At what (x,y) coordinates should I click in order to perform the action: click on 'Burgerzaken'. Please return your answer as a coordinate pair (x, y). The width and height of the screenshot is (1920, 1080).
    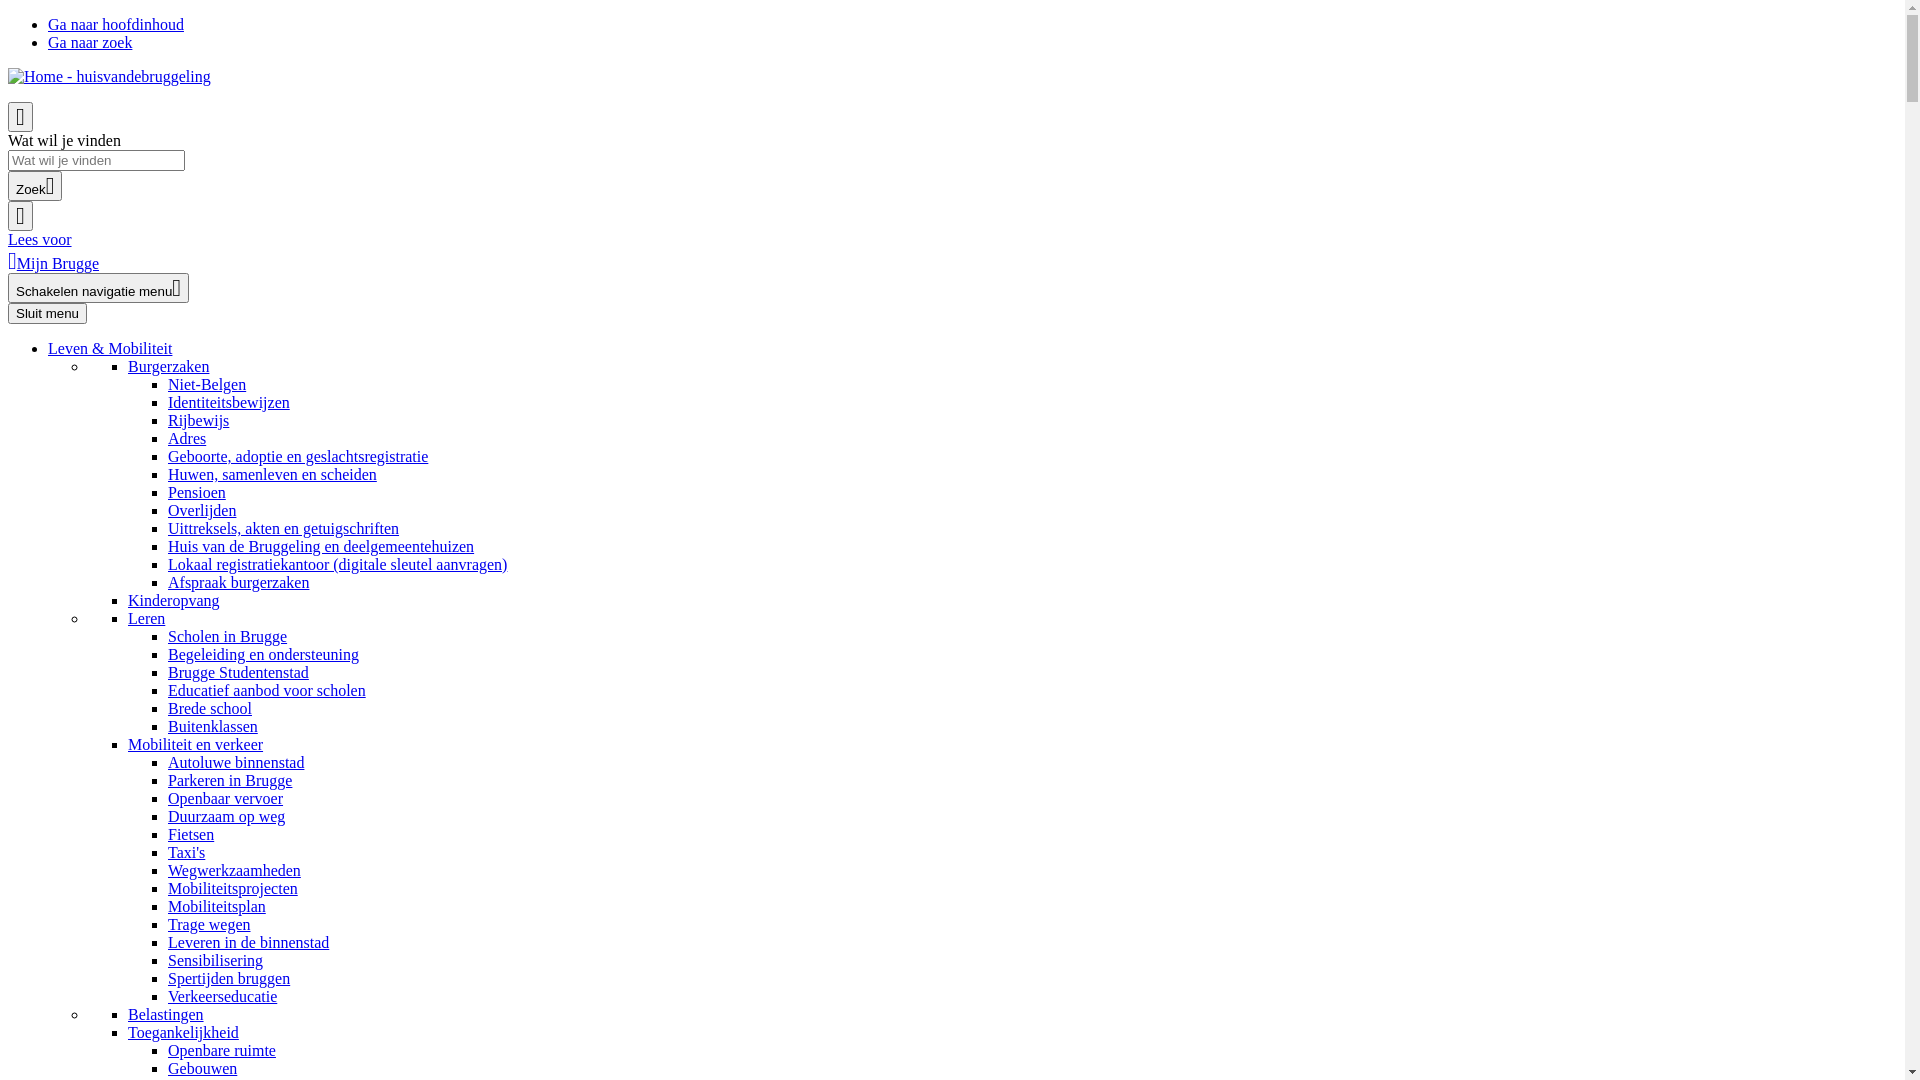
    Looking at the image, I should click on (168, 366).